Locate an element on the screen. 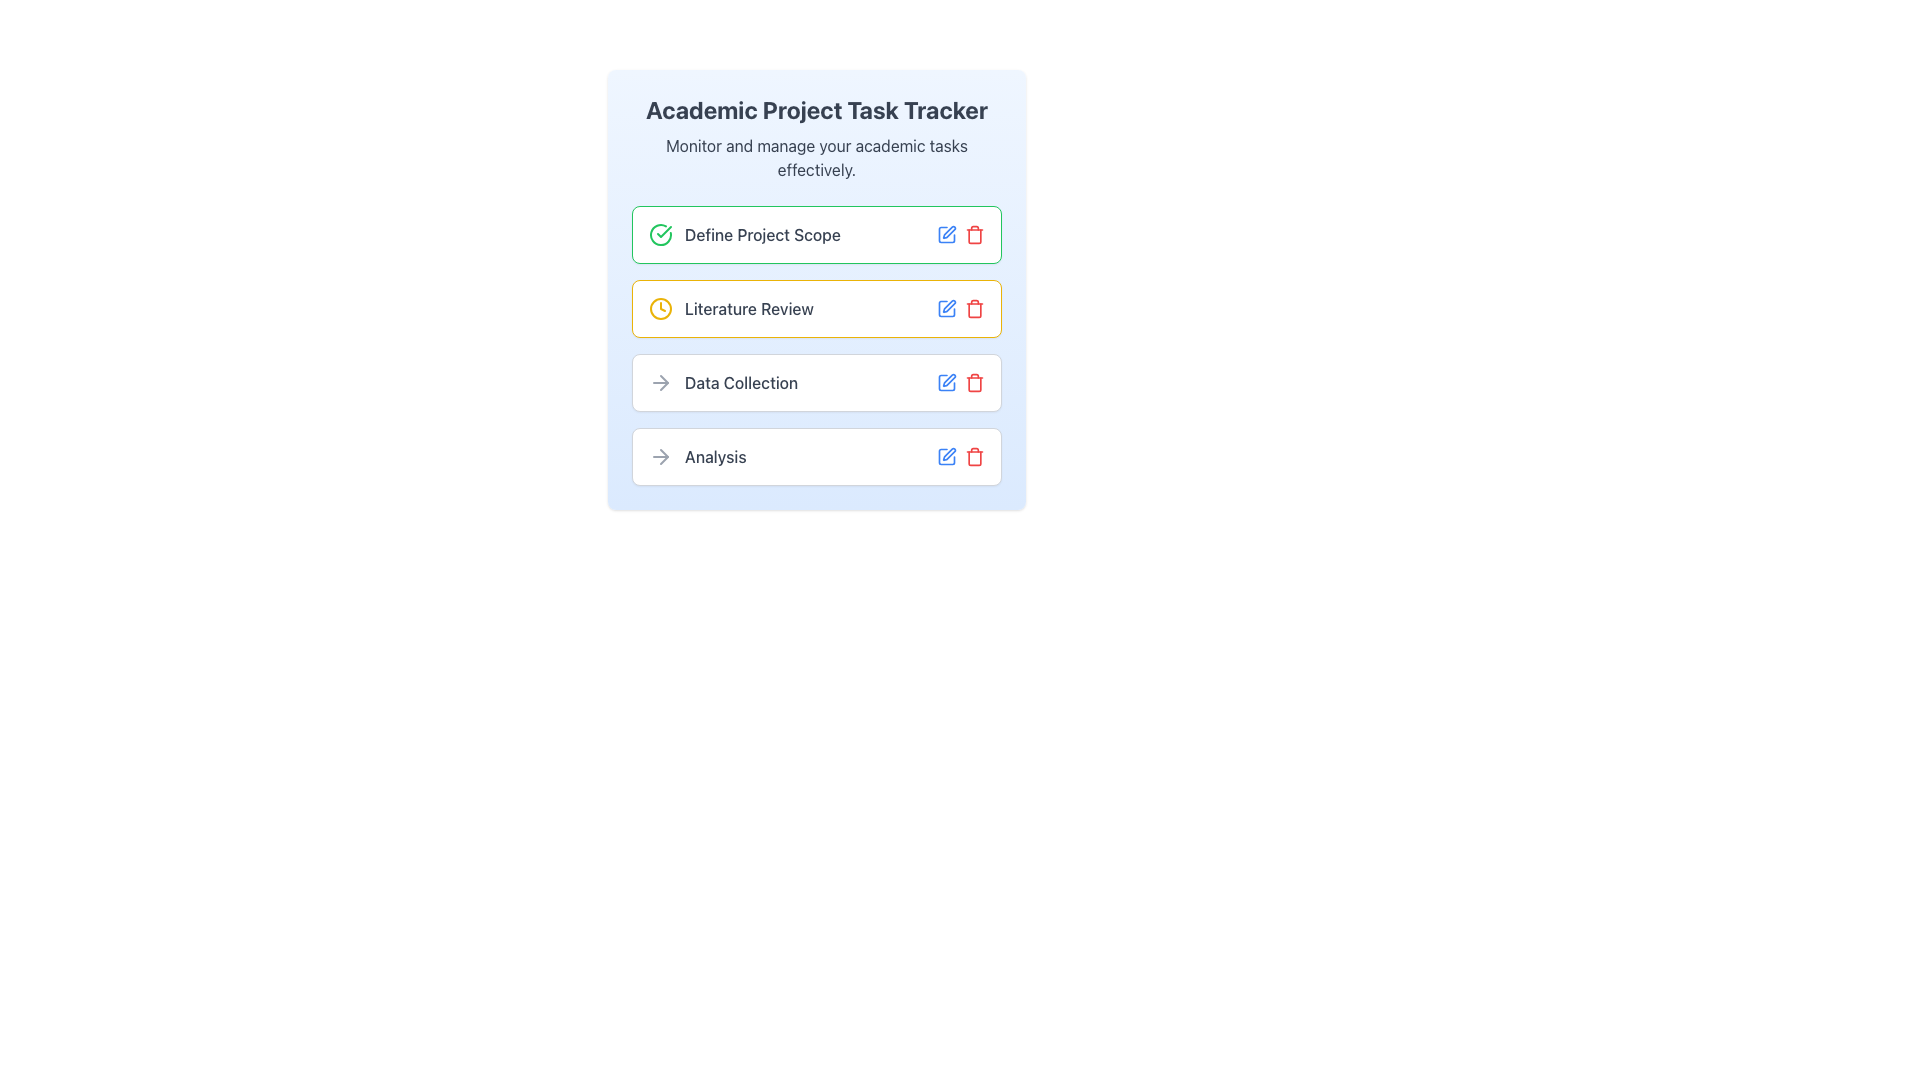 The height and width of the screenshot is (1080, 1920). the clock icon element indicating pending status for the 'Literature Review' item in the list is located at coordinates (661, 308).